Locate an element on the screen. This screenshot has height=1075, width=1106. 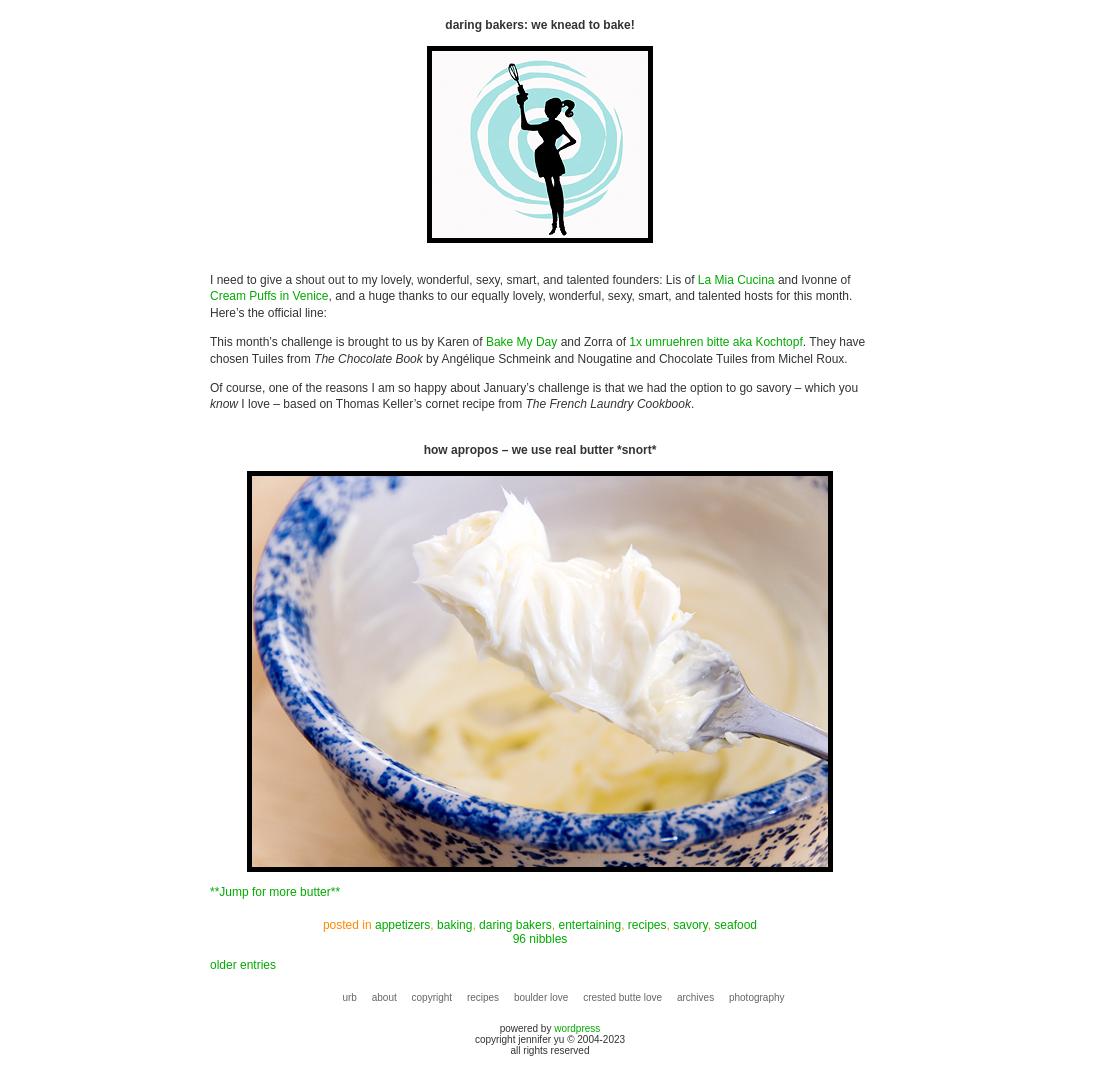
', and a huge thanks to our equally lovely, wonderful, sexy, smart, and talented hosts for this month.  Here’s the official line:' is located at coordinates (529, 303).